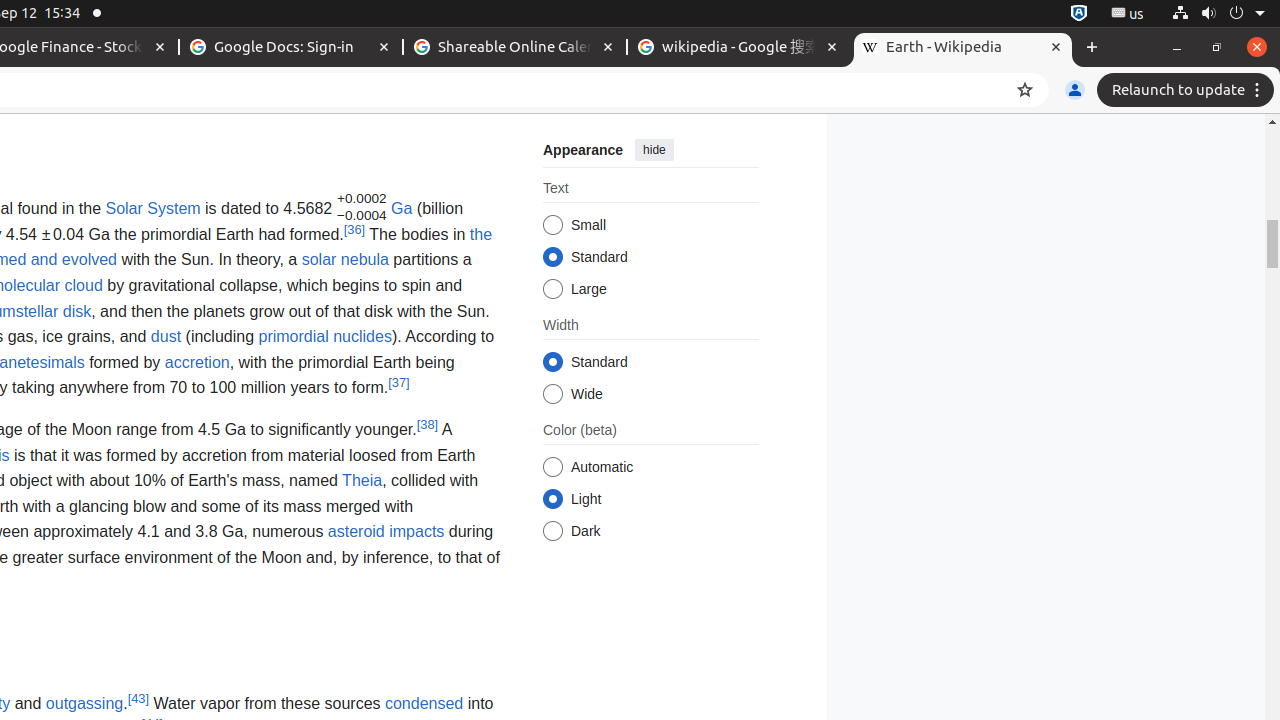  Describe the element at coordinates (422, 702) in the screenshot. I see `'condensed'` at that location.